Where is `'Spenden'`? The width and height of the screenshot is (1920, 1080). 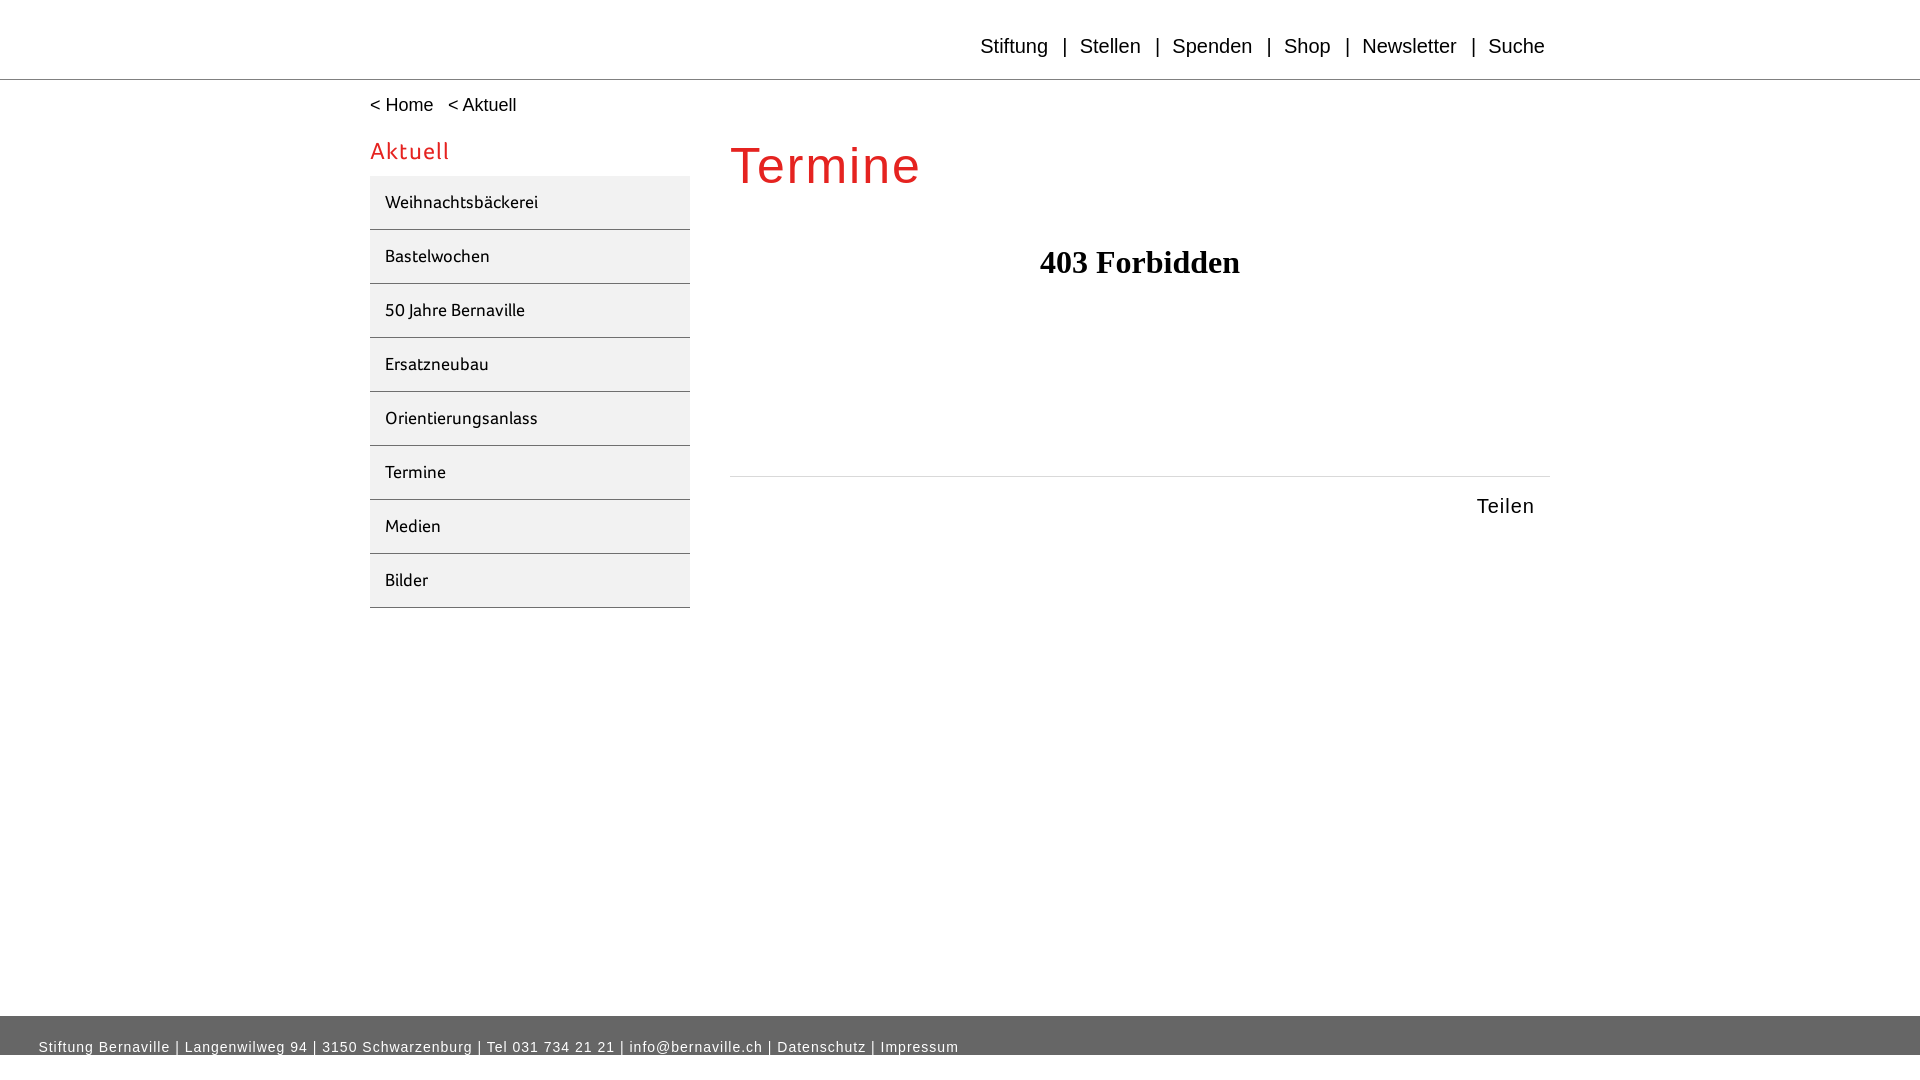 'Spenden' is located at coordinates (1211, 45).